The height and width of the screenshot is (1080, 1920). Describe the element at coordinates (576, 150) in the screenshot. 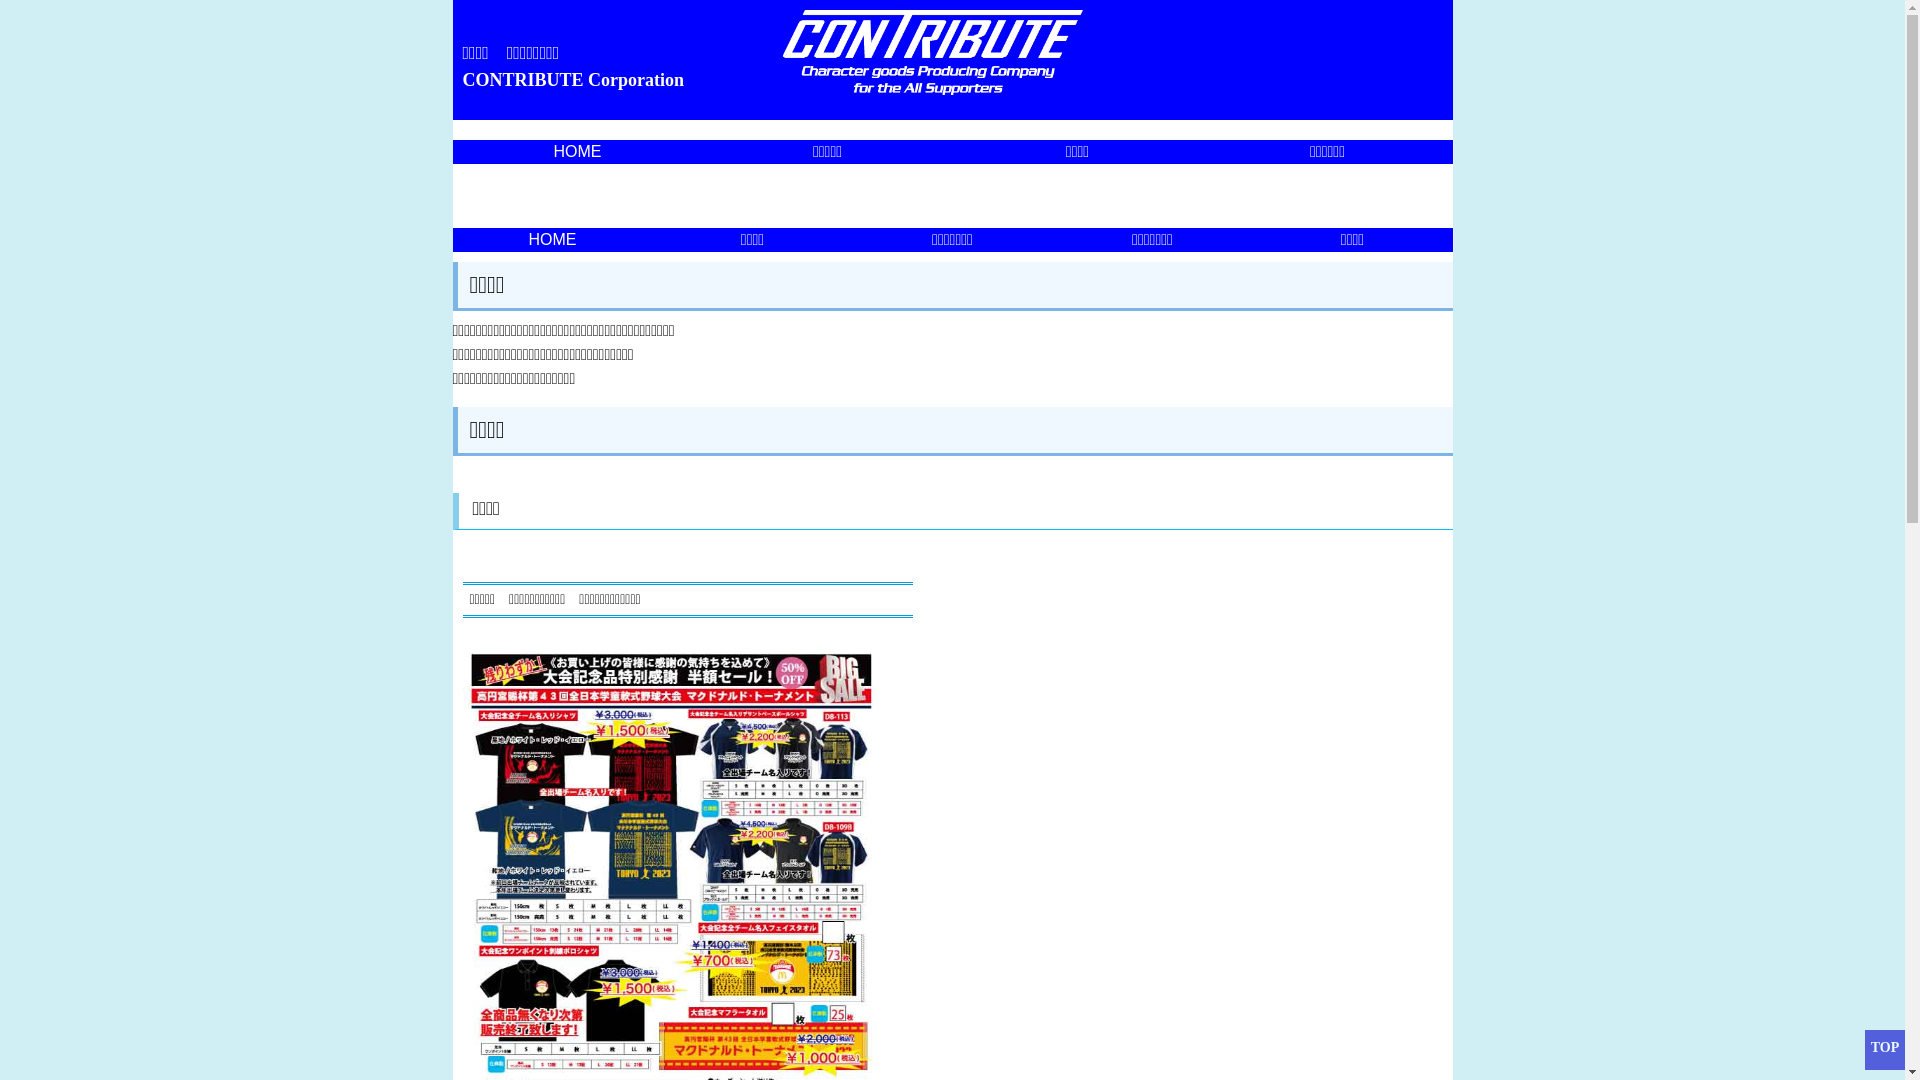

I see `'HOME'` at that location.